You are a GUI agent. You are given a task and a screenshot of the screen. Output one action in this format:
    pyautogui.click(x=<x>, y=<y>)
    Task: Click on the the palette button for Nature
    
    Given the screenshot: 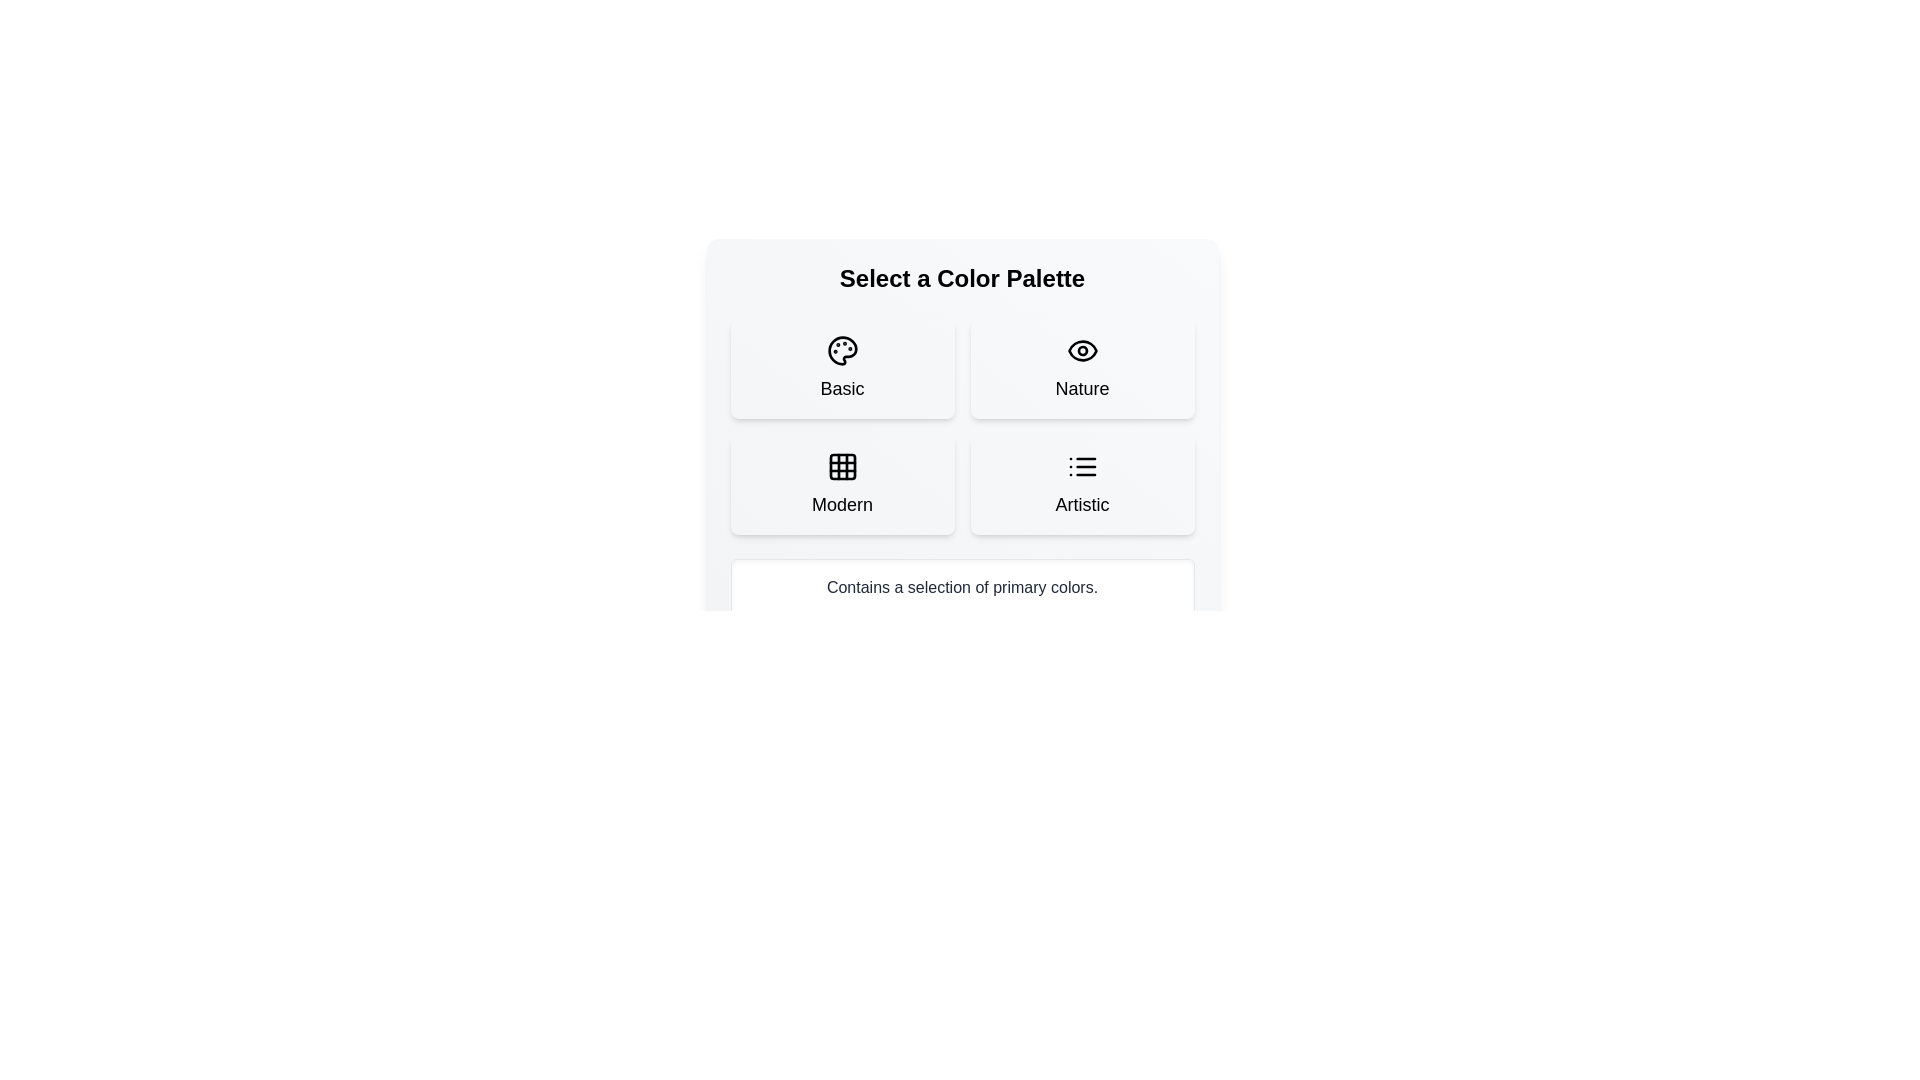 What is the action you would take?
    pyautogui.click(x=1081, y=369)
    